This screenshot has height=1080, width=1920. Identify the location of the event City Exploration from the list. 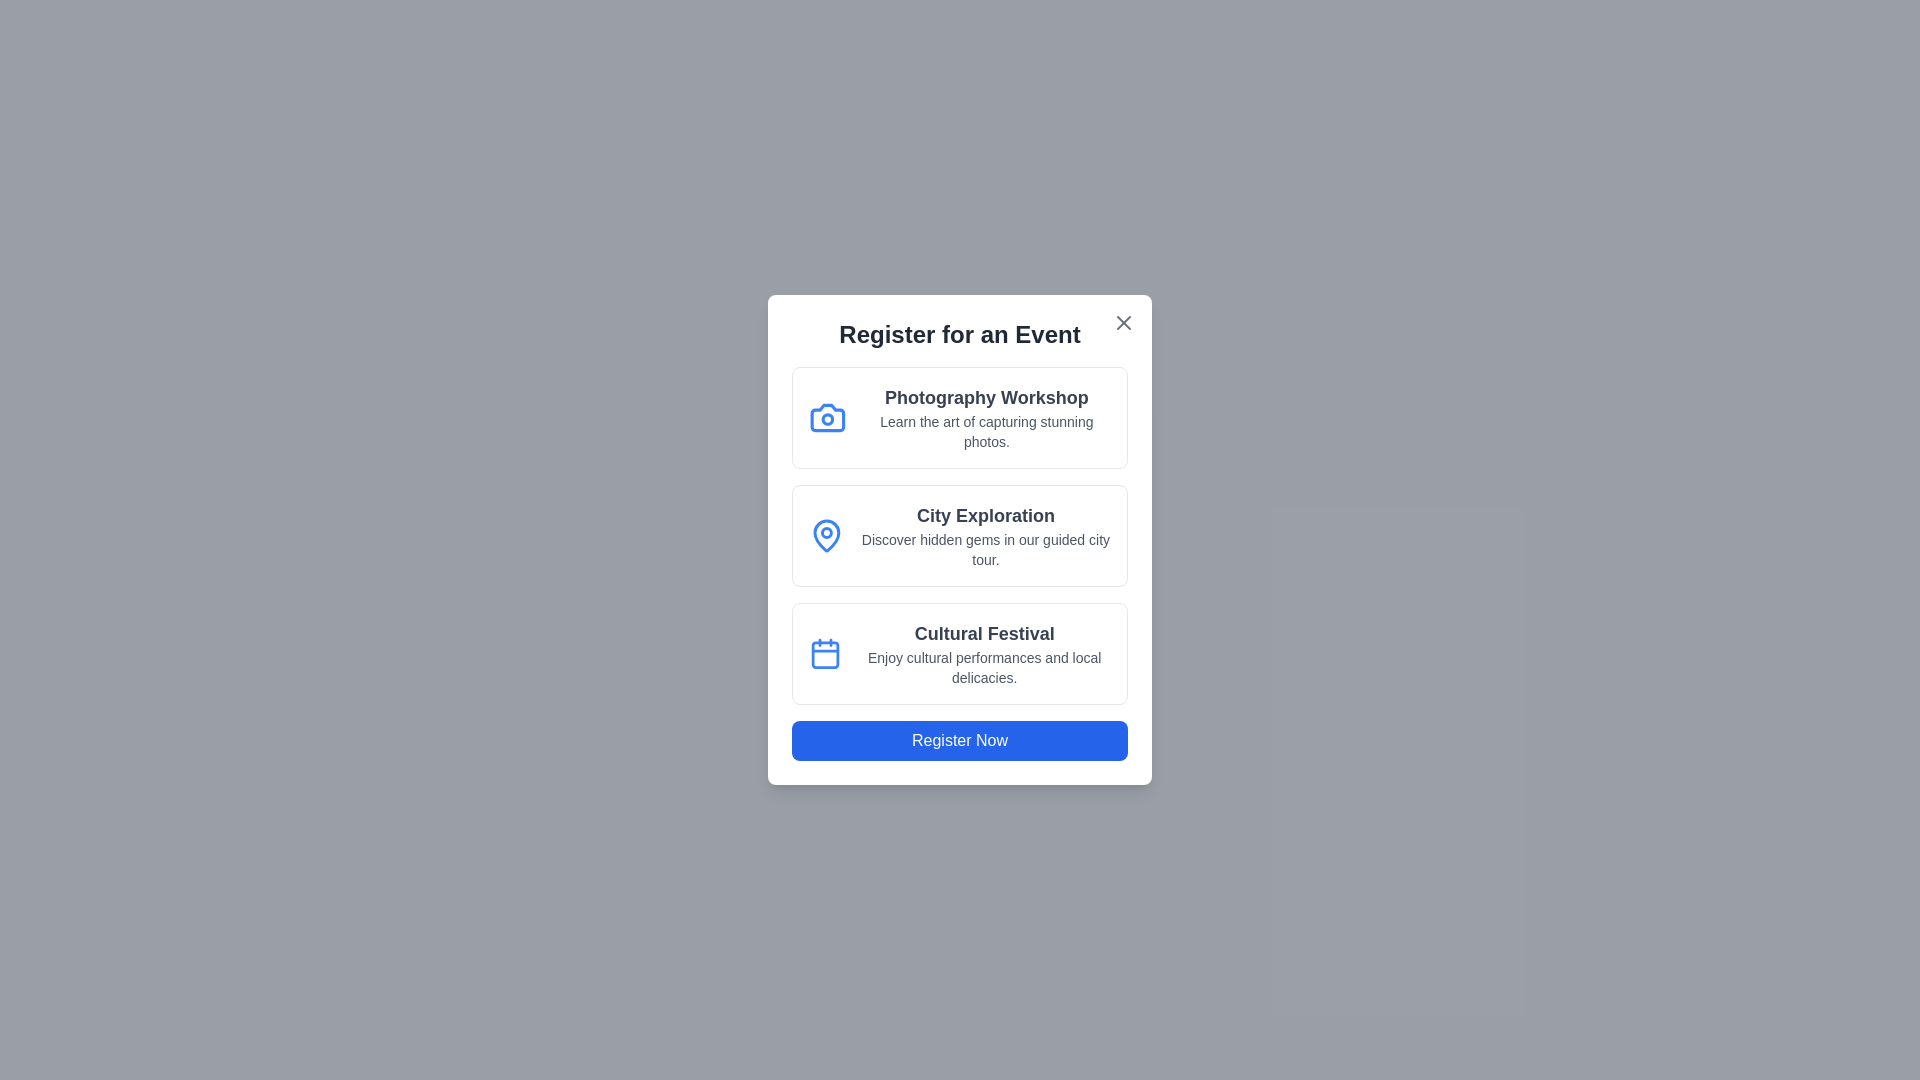
(960, 535).